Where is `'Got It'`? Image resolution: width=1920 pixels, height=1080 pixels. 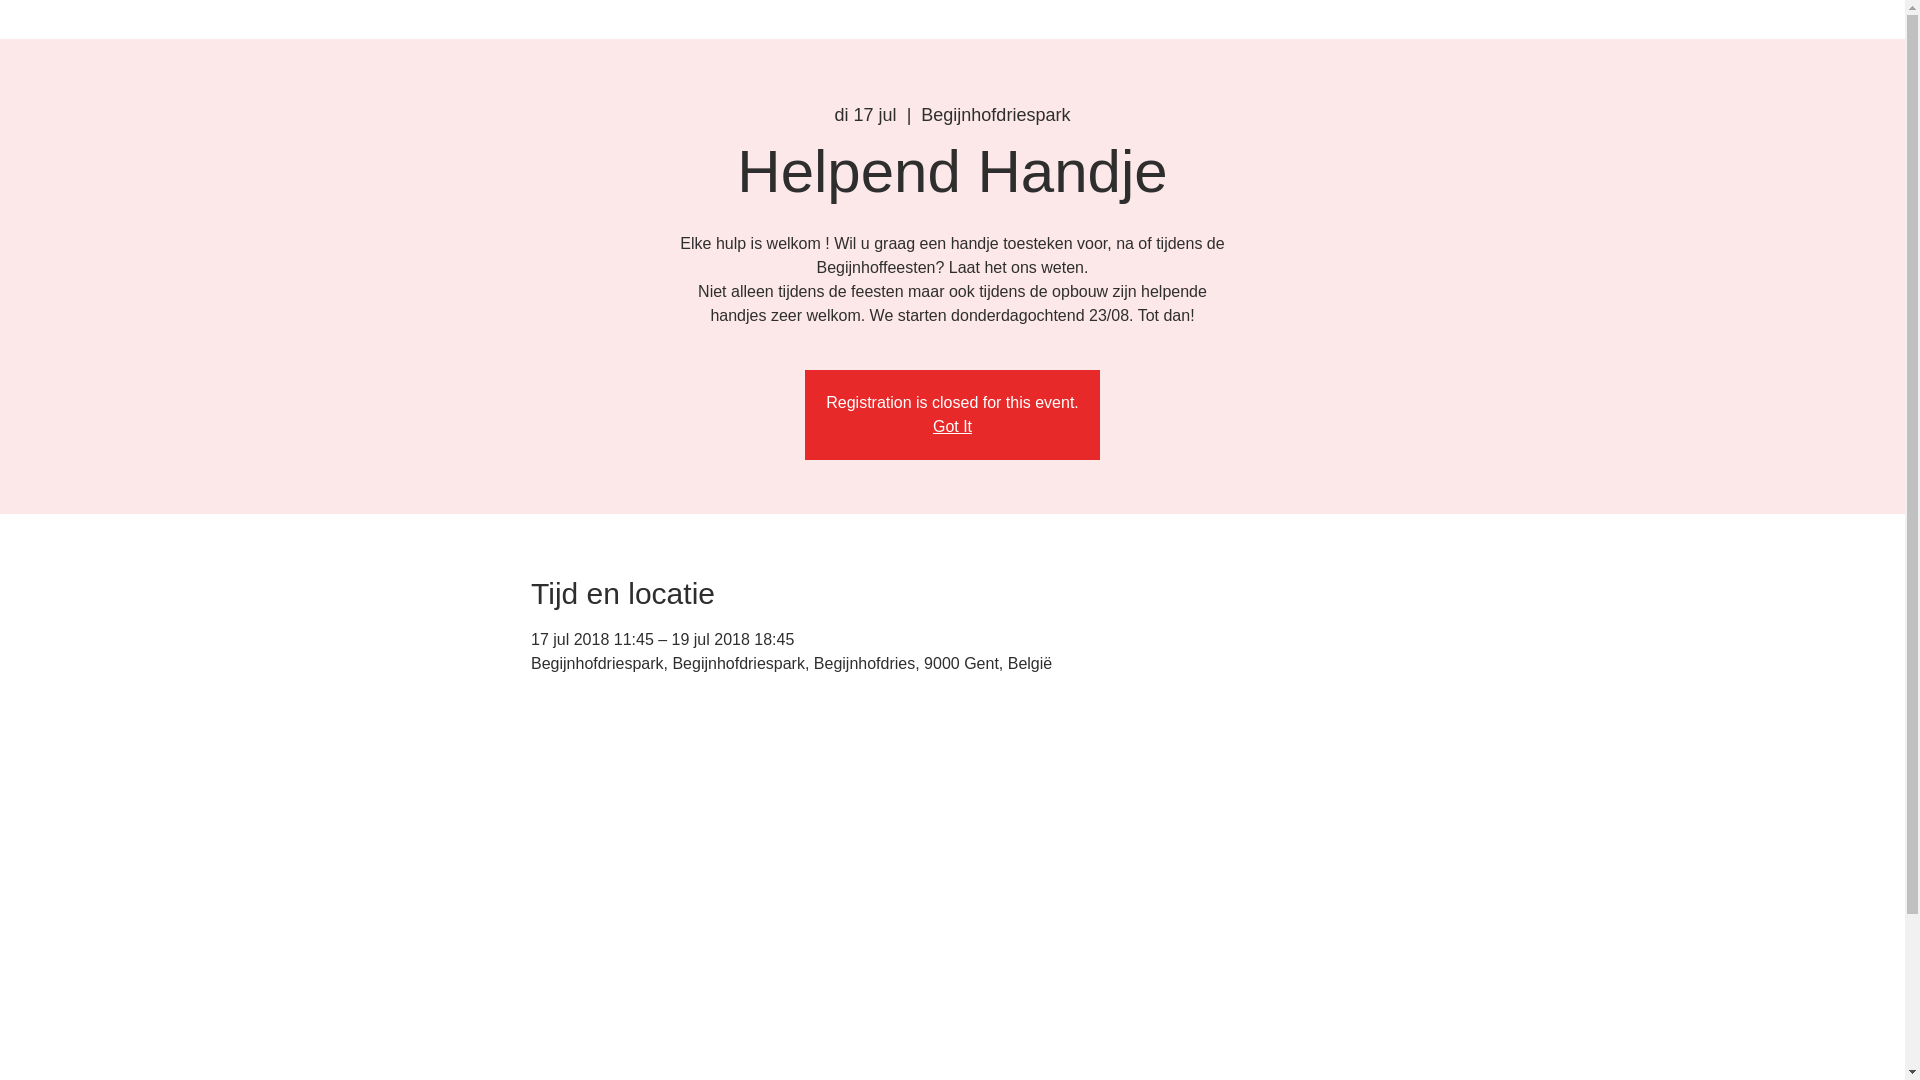 'Got It' is located at coordinates (931, 425).